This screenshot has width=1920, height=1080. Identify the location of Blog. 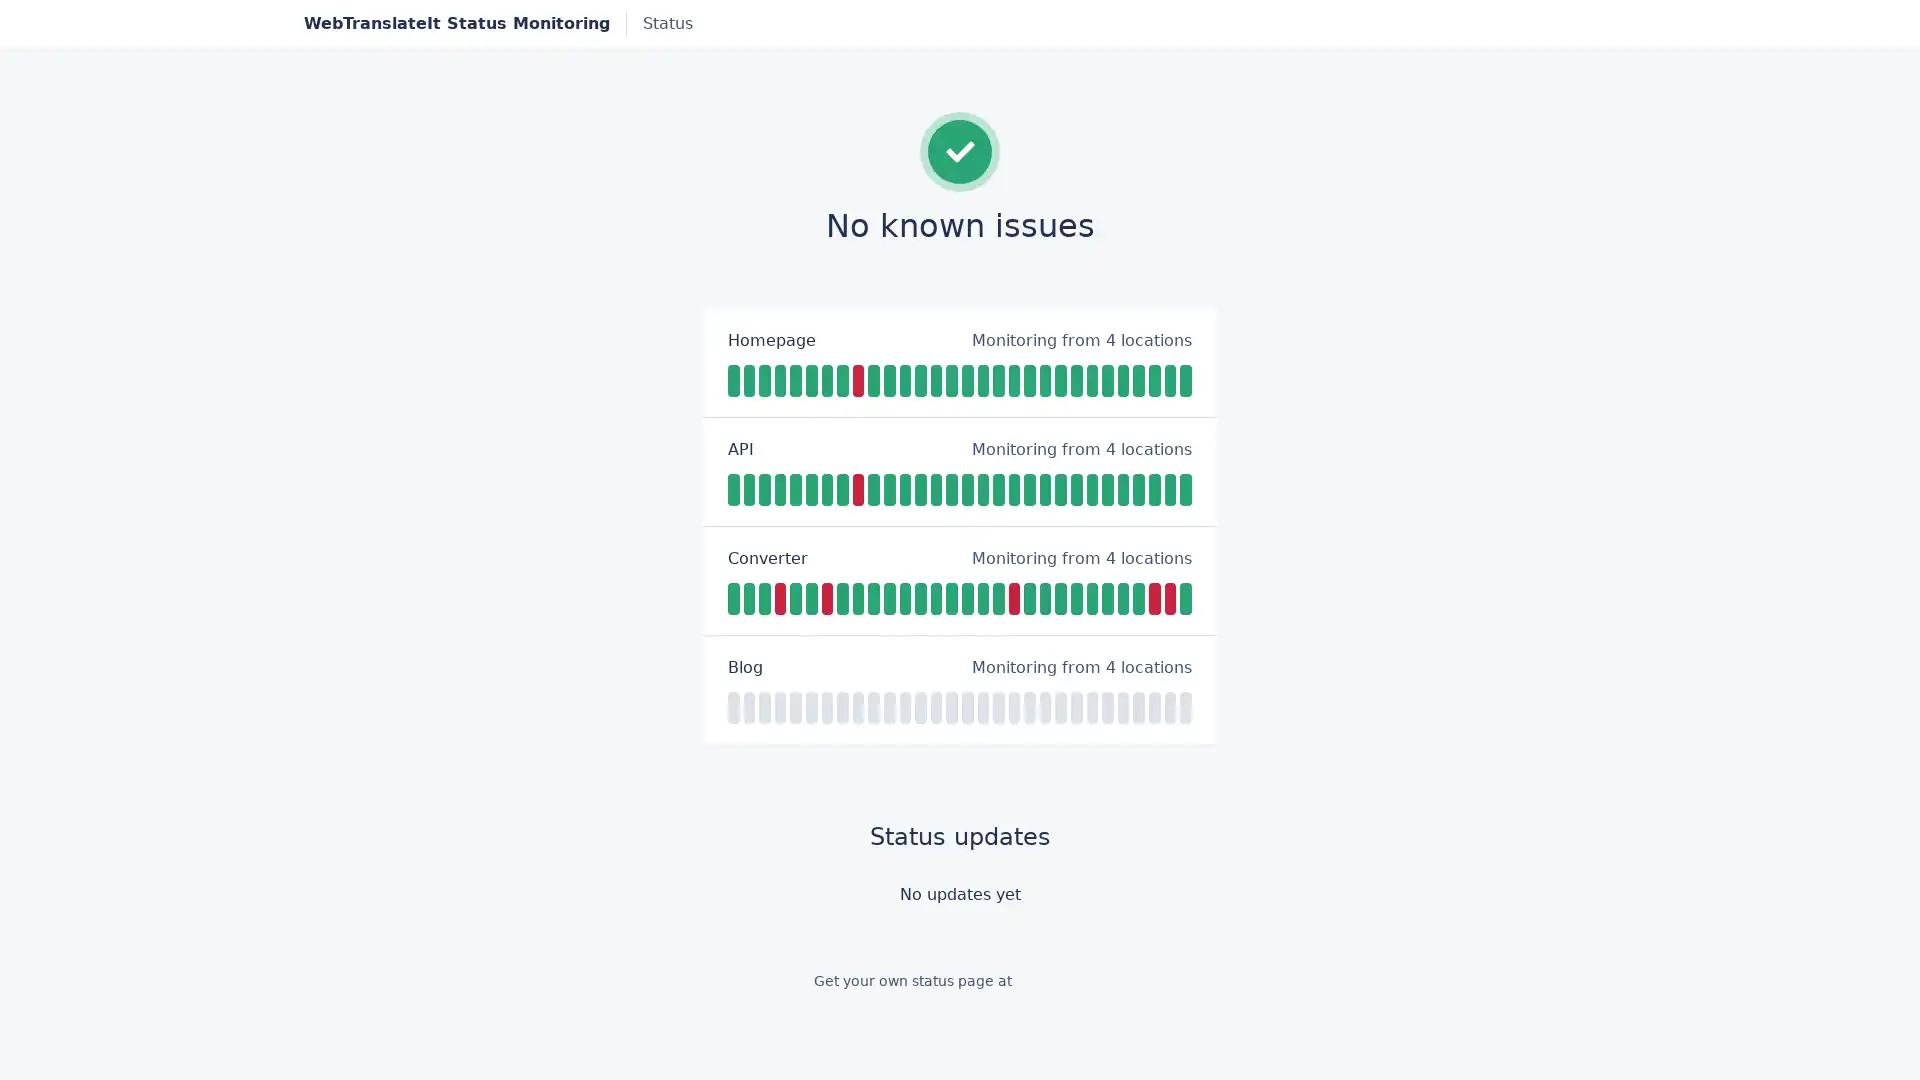
(744, 667).